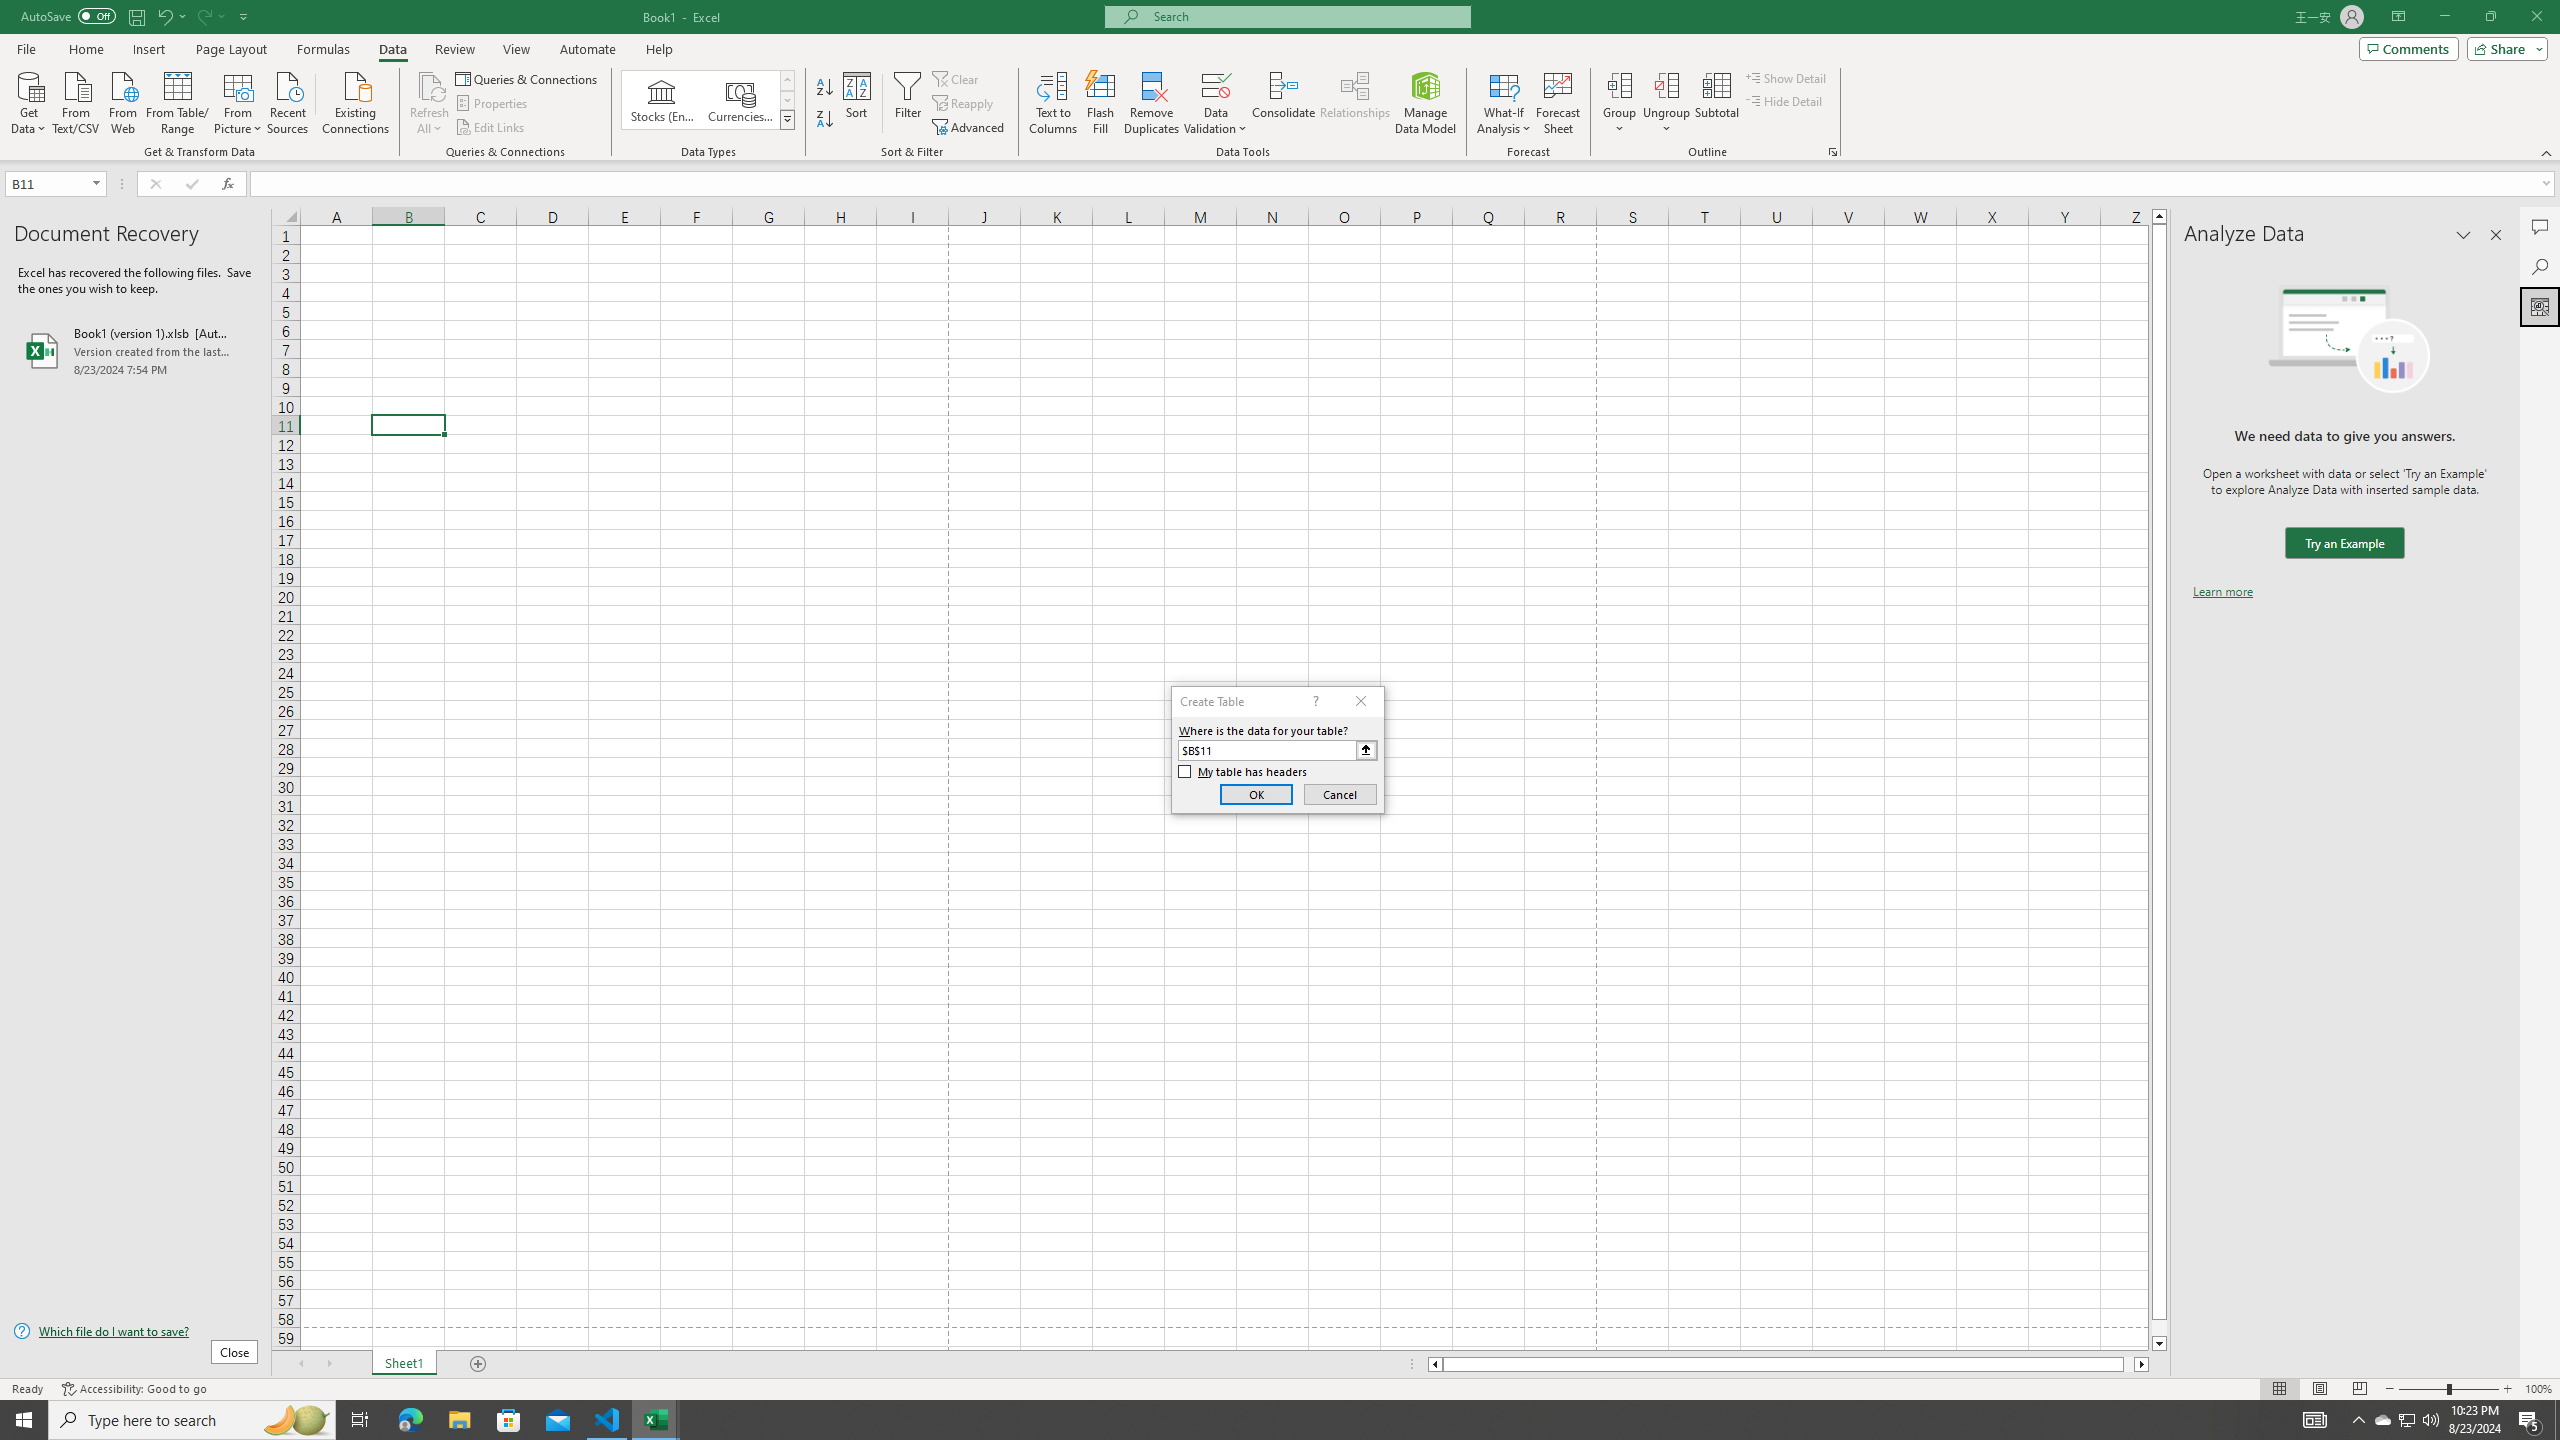 The width and height of the screenshot is (2560, 1440). I want to click on 'From Table/Range', so click(176, 100).